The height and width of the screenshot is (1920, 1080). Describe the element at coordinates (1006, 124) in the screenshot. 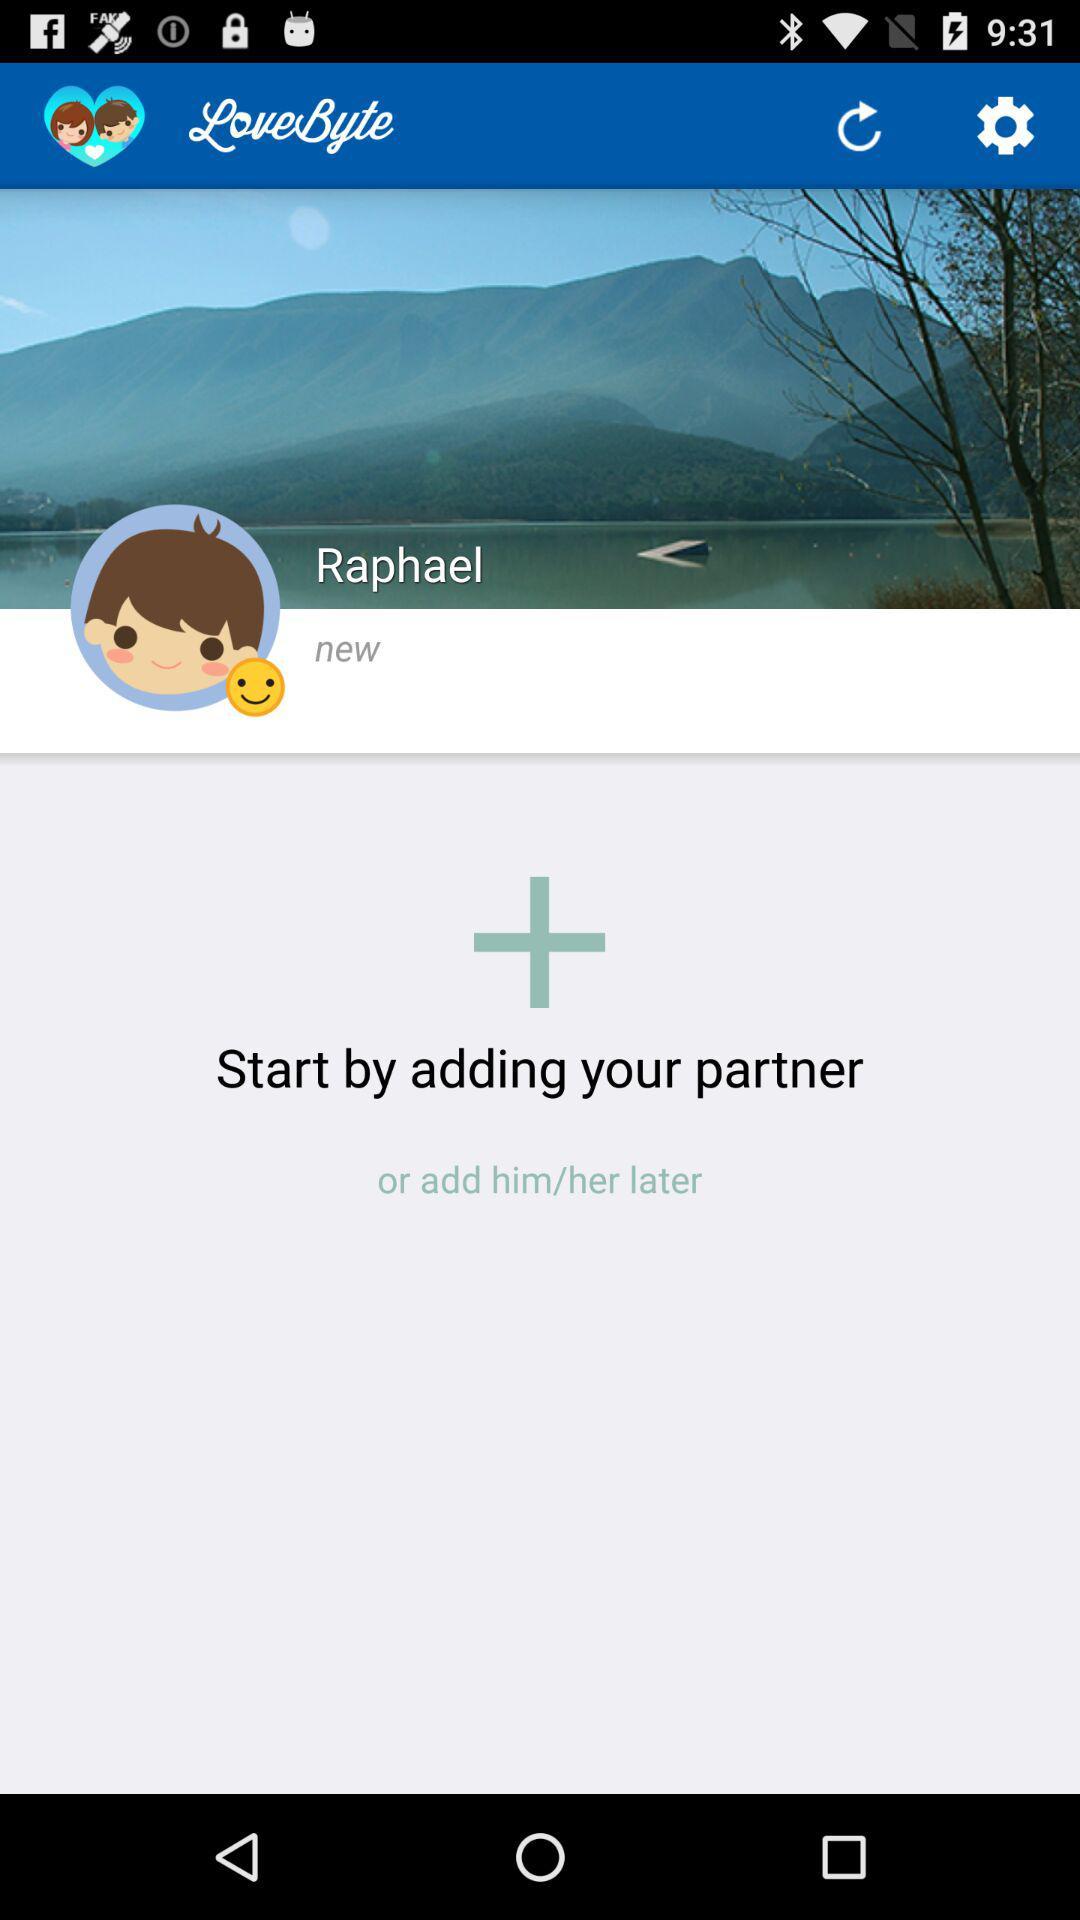

I see `button to activate the menu` at that location.